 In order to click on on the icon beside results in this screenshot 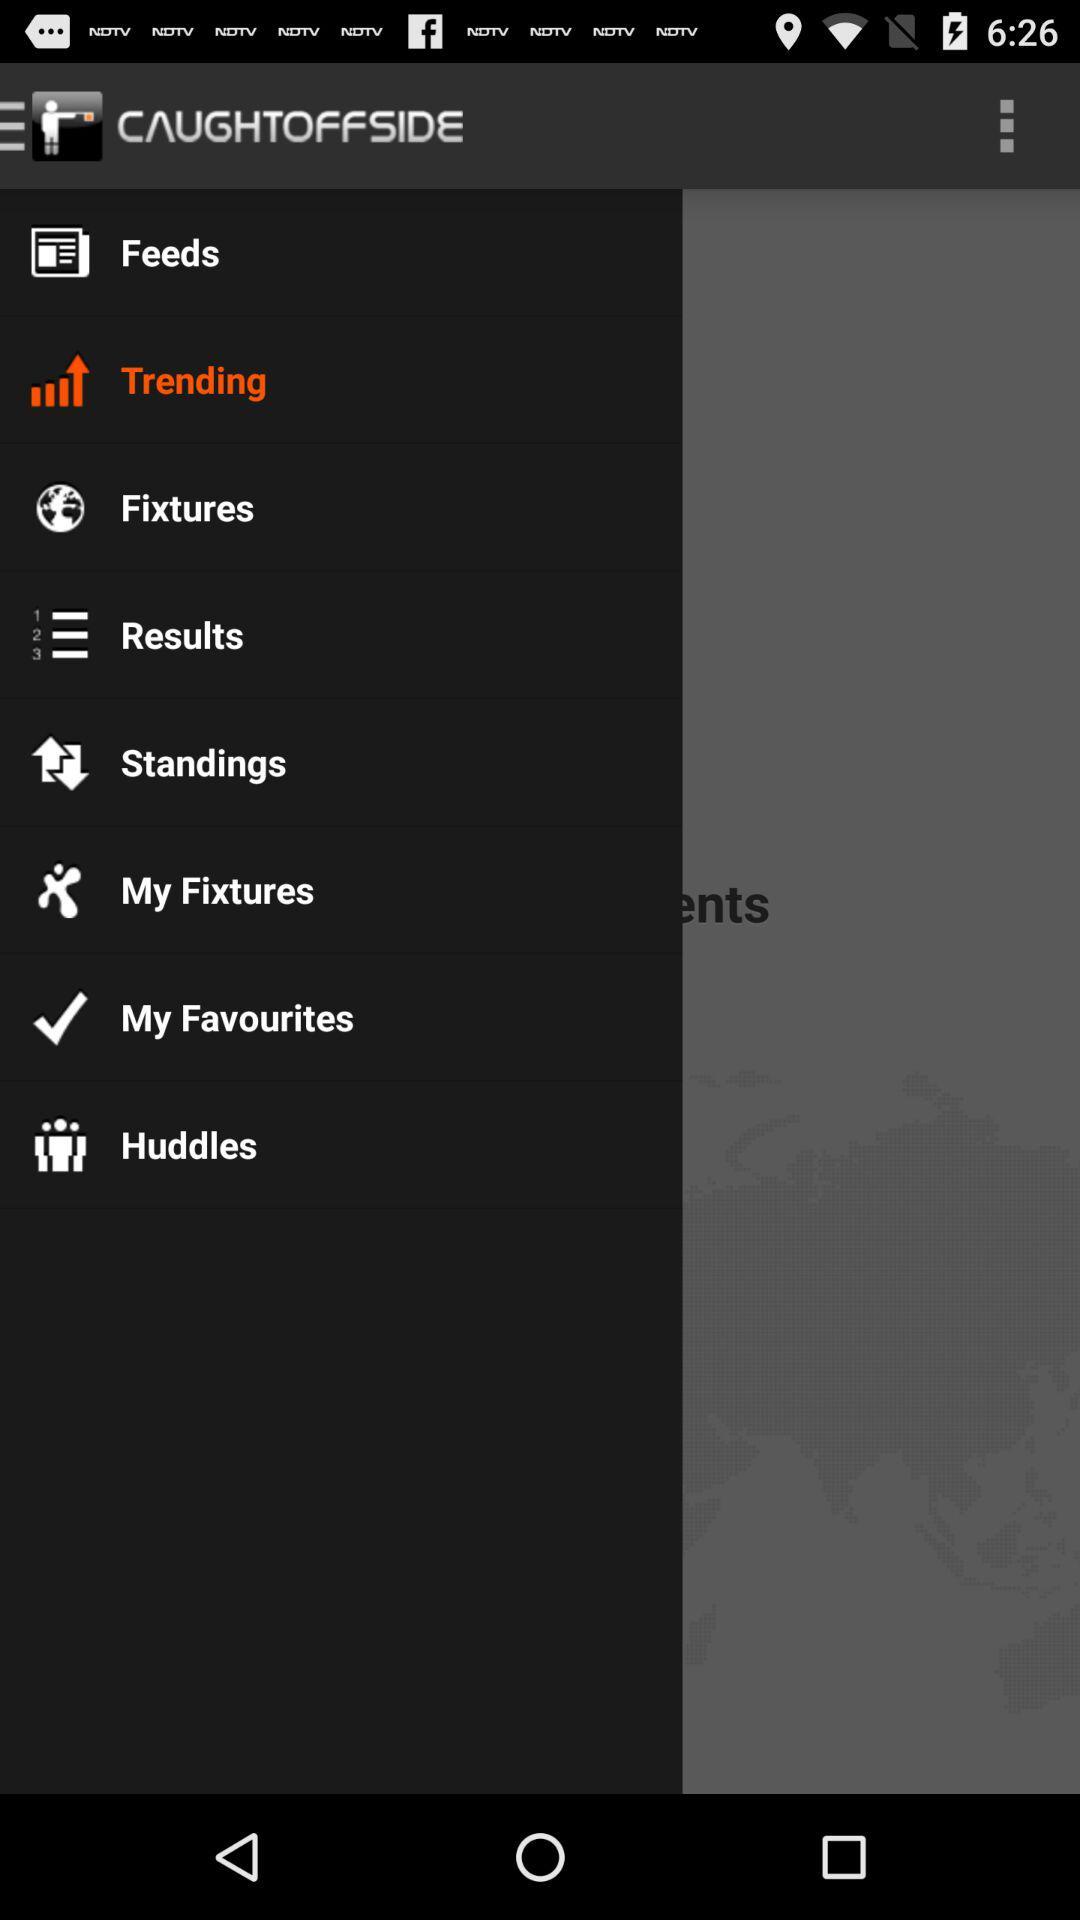, I will do `click(59, 632)`.